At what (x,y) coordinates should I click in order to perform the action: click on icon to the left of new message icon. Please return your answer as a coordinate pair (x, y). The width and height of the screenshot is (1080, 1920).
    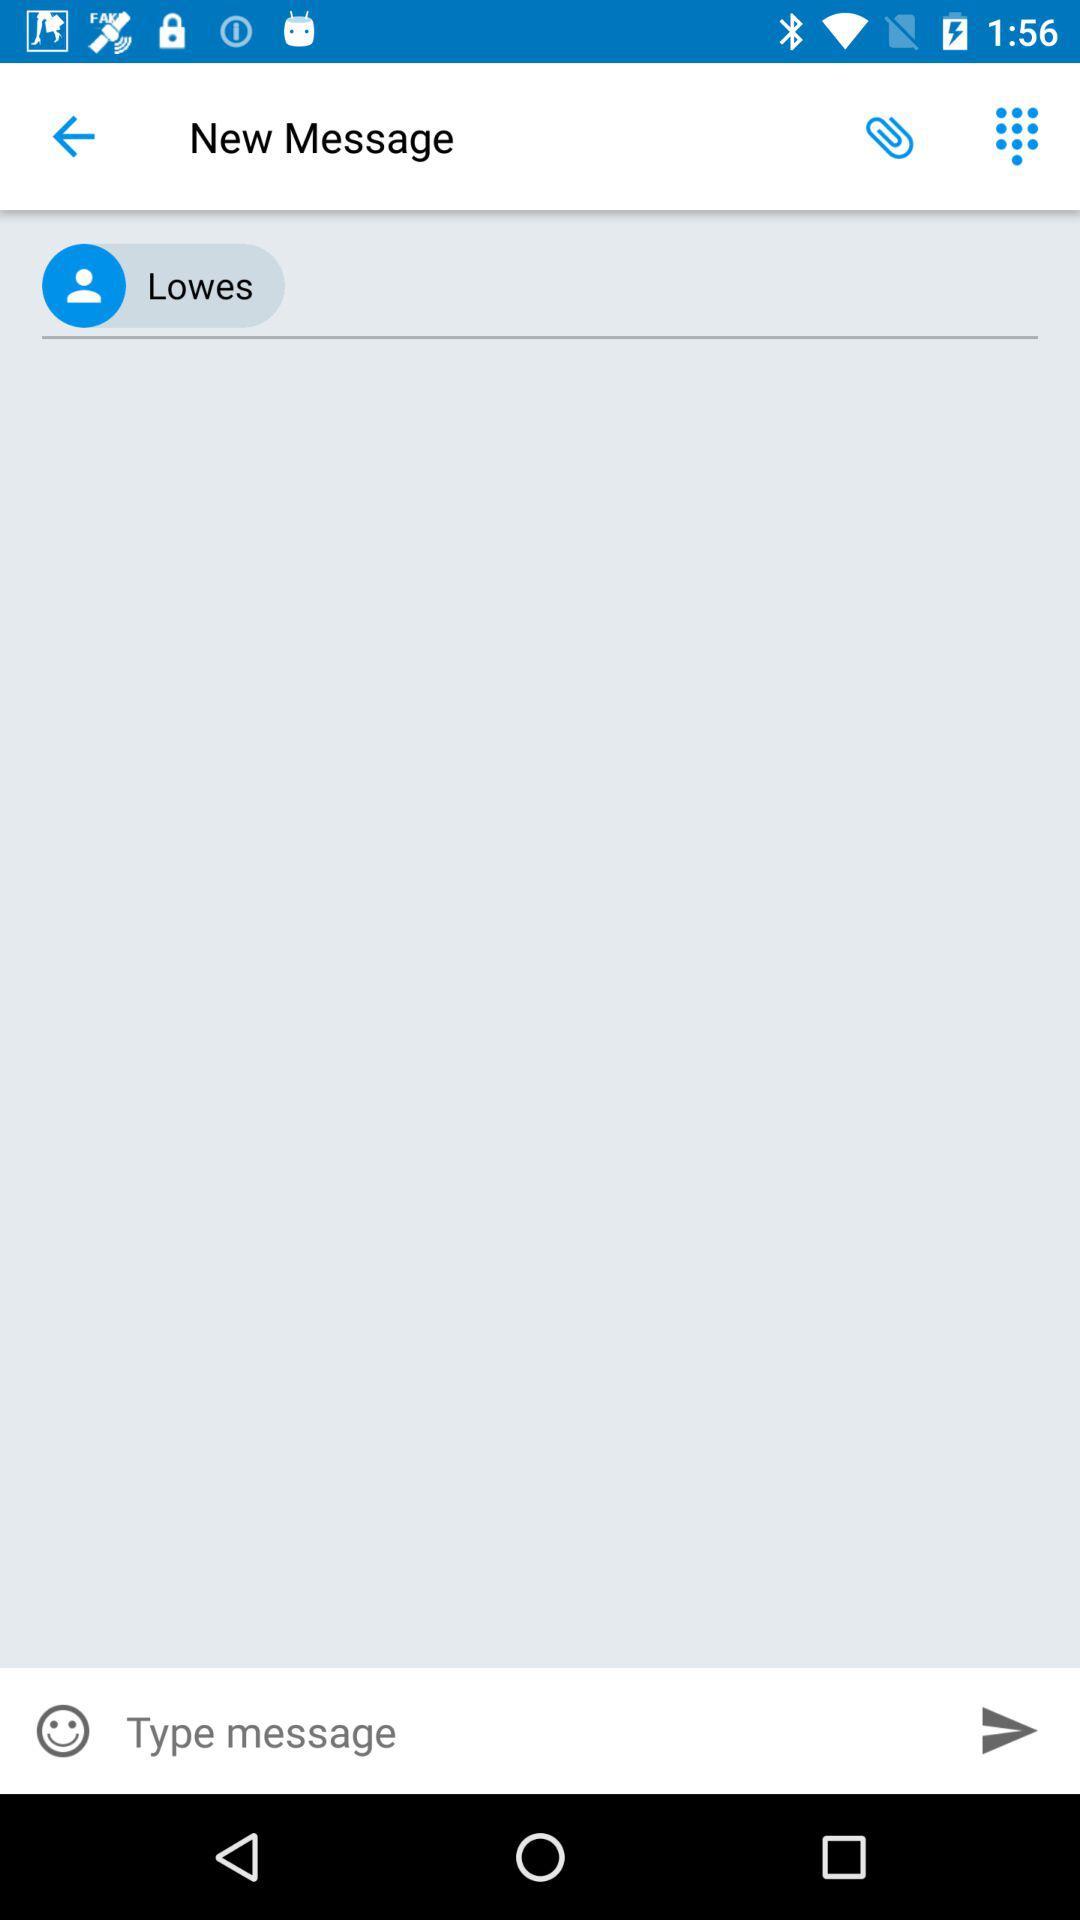
    Looking at the image, I should click on (72, 135).